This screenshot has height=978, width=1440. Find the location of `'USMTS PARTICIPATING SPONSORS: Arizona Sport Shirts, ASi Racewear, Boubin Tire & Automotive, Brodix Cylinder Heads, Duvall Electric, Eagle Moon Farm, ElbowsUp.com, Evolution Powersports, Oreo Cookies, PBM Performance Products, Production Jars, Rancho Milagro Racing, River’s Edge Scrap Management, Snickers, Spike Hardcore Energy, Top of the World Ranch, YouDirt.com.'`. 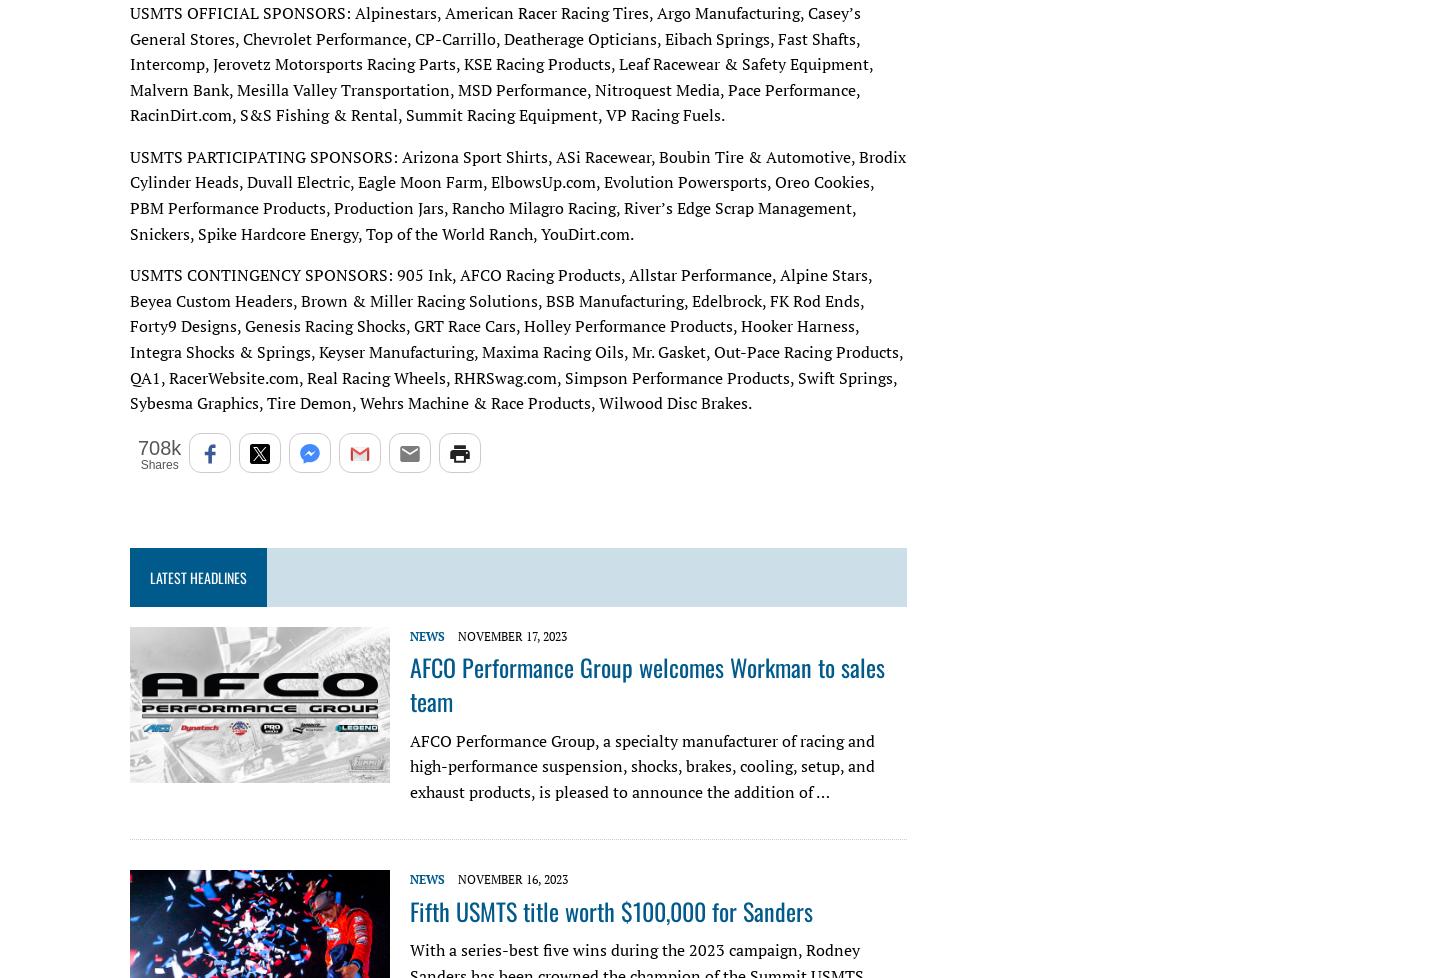

'USMTS PARTICIPATING SPONSORS: Arizona Sport Shirts, ASi Racewear, Boubin Tire & Automotive, Brodix Cylinder Heads, Duvall Electric, Eagle Moon Farm, ElbowsUp.com, Evolution Powersports, Oreo Cookies, PBM Performance Products, Production Jars, Rancho Milagro Racing, River’s Edge Scrap Management, Snickers, Spike Hardcore Energy, Top of the World Ranch, YouDirt.com.' is located at coordinates (516, 194).